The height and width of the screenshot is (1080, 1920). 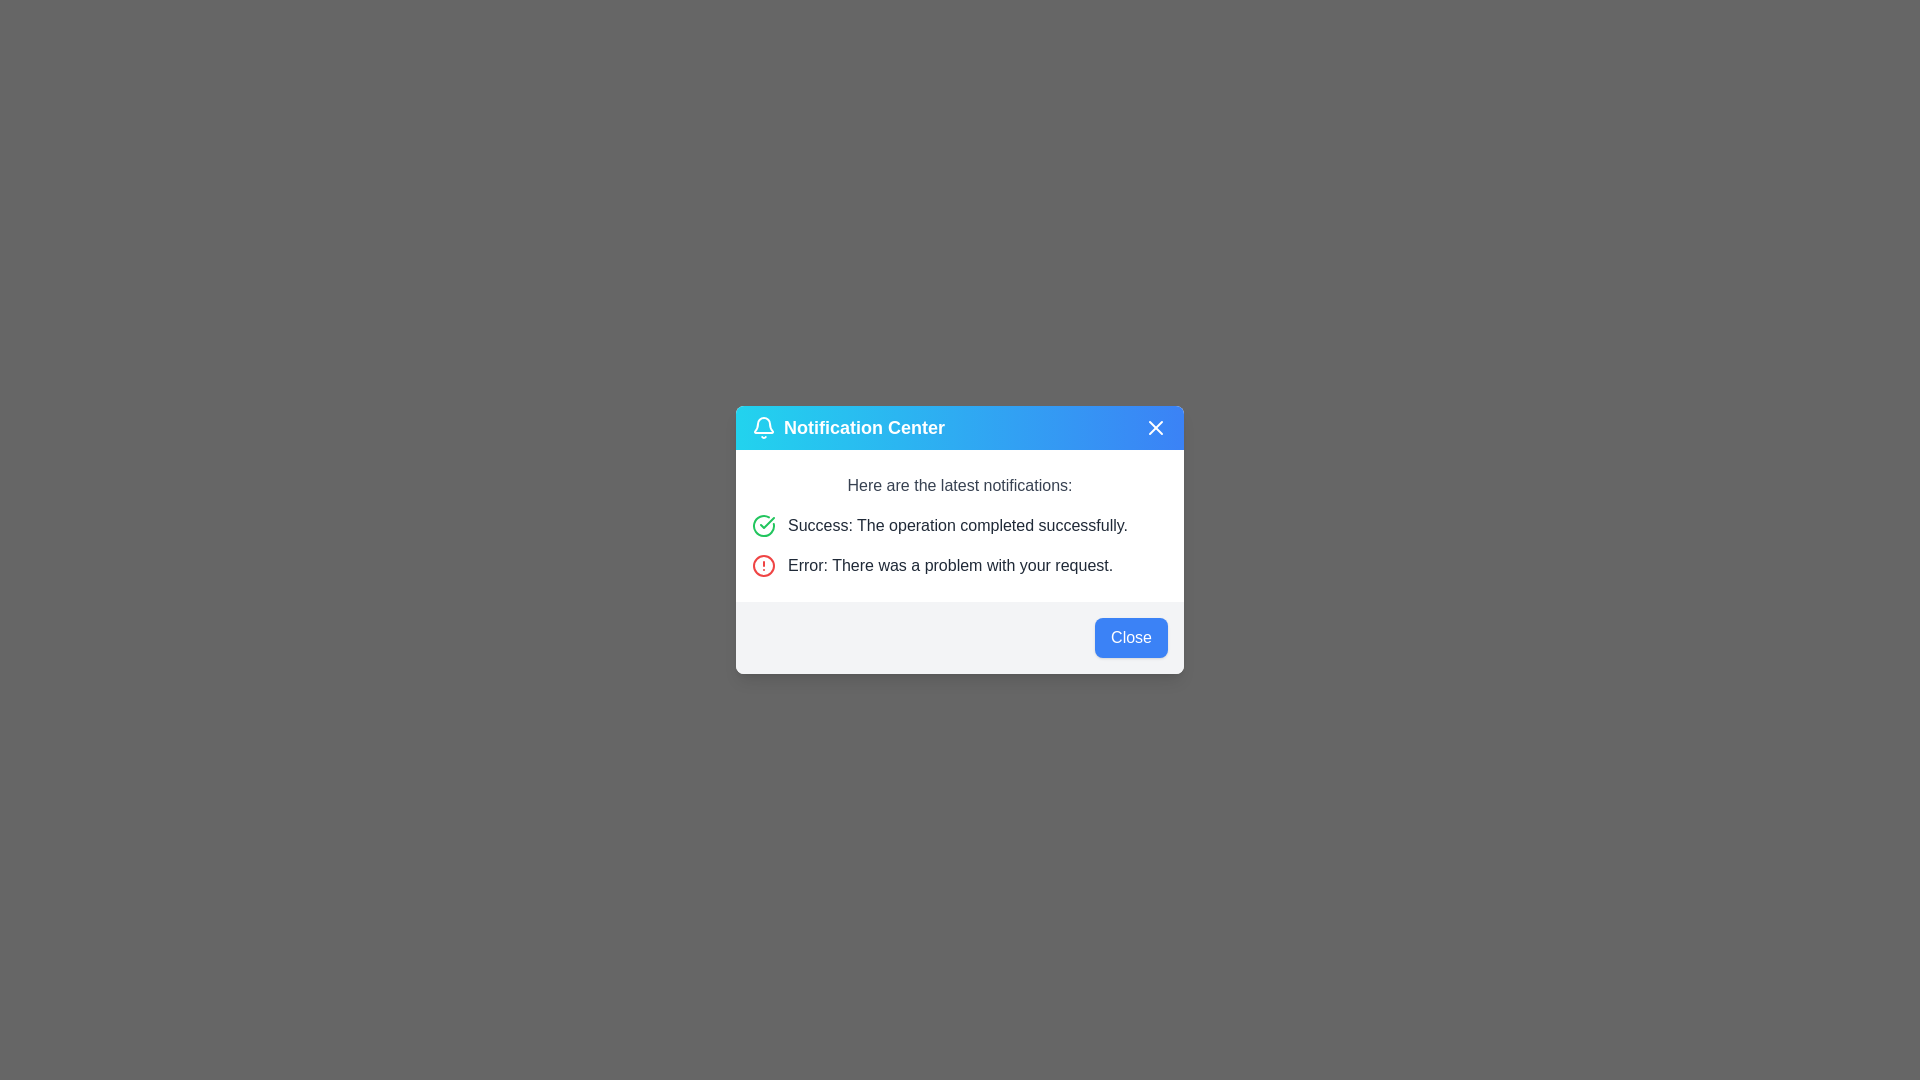 What do you see at coordinates (960, 566) in the screenshot?
I see `error message notification located under the header 'Here are the latest notifications:', positioned below the success message and icon, occupying the second slot in the list of notifications` at bounding box center [960, 566].